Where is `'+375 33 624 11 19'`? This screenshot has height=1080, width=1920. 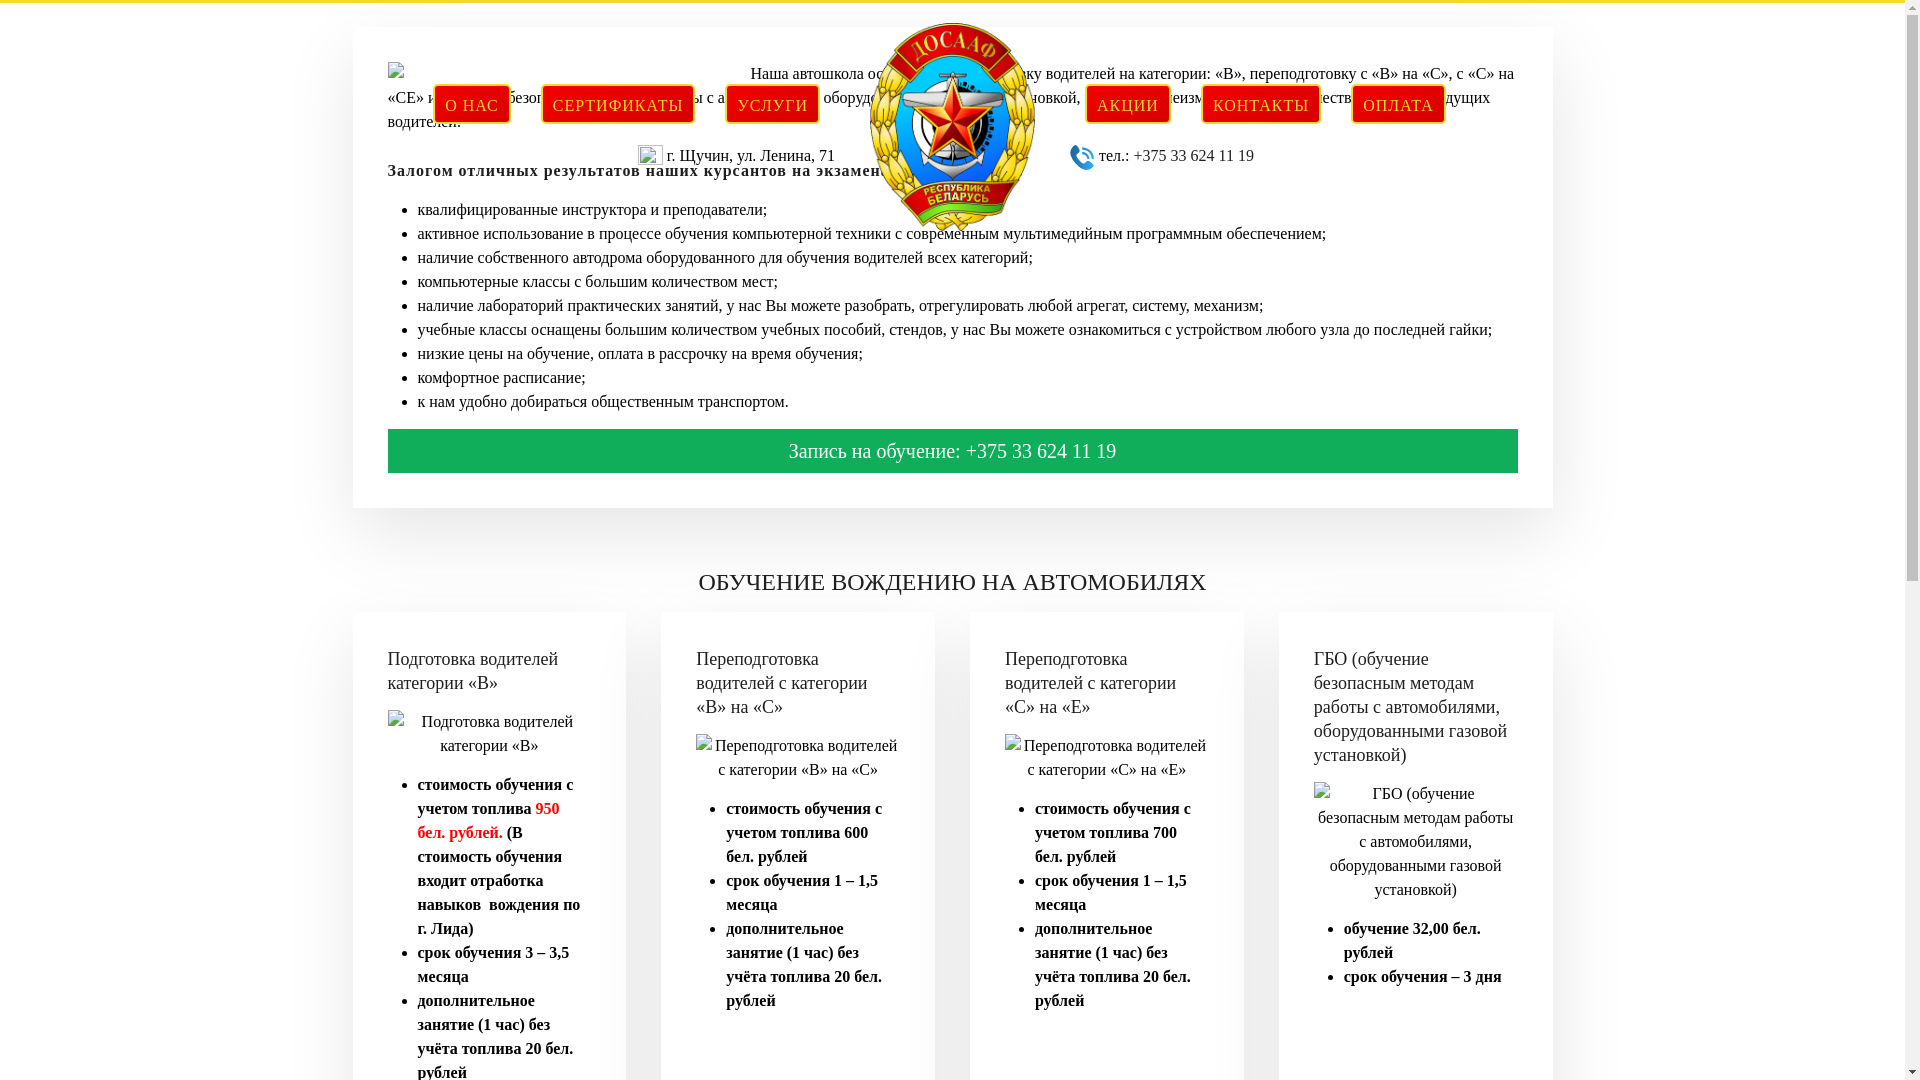 '+375 33 624 11 19' is located at coordinates (1194, 154).